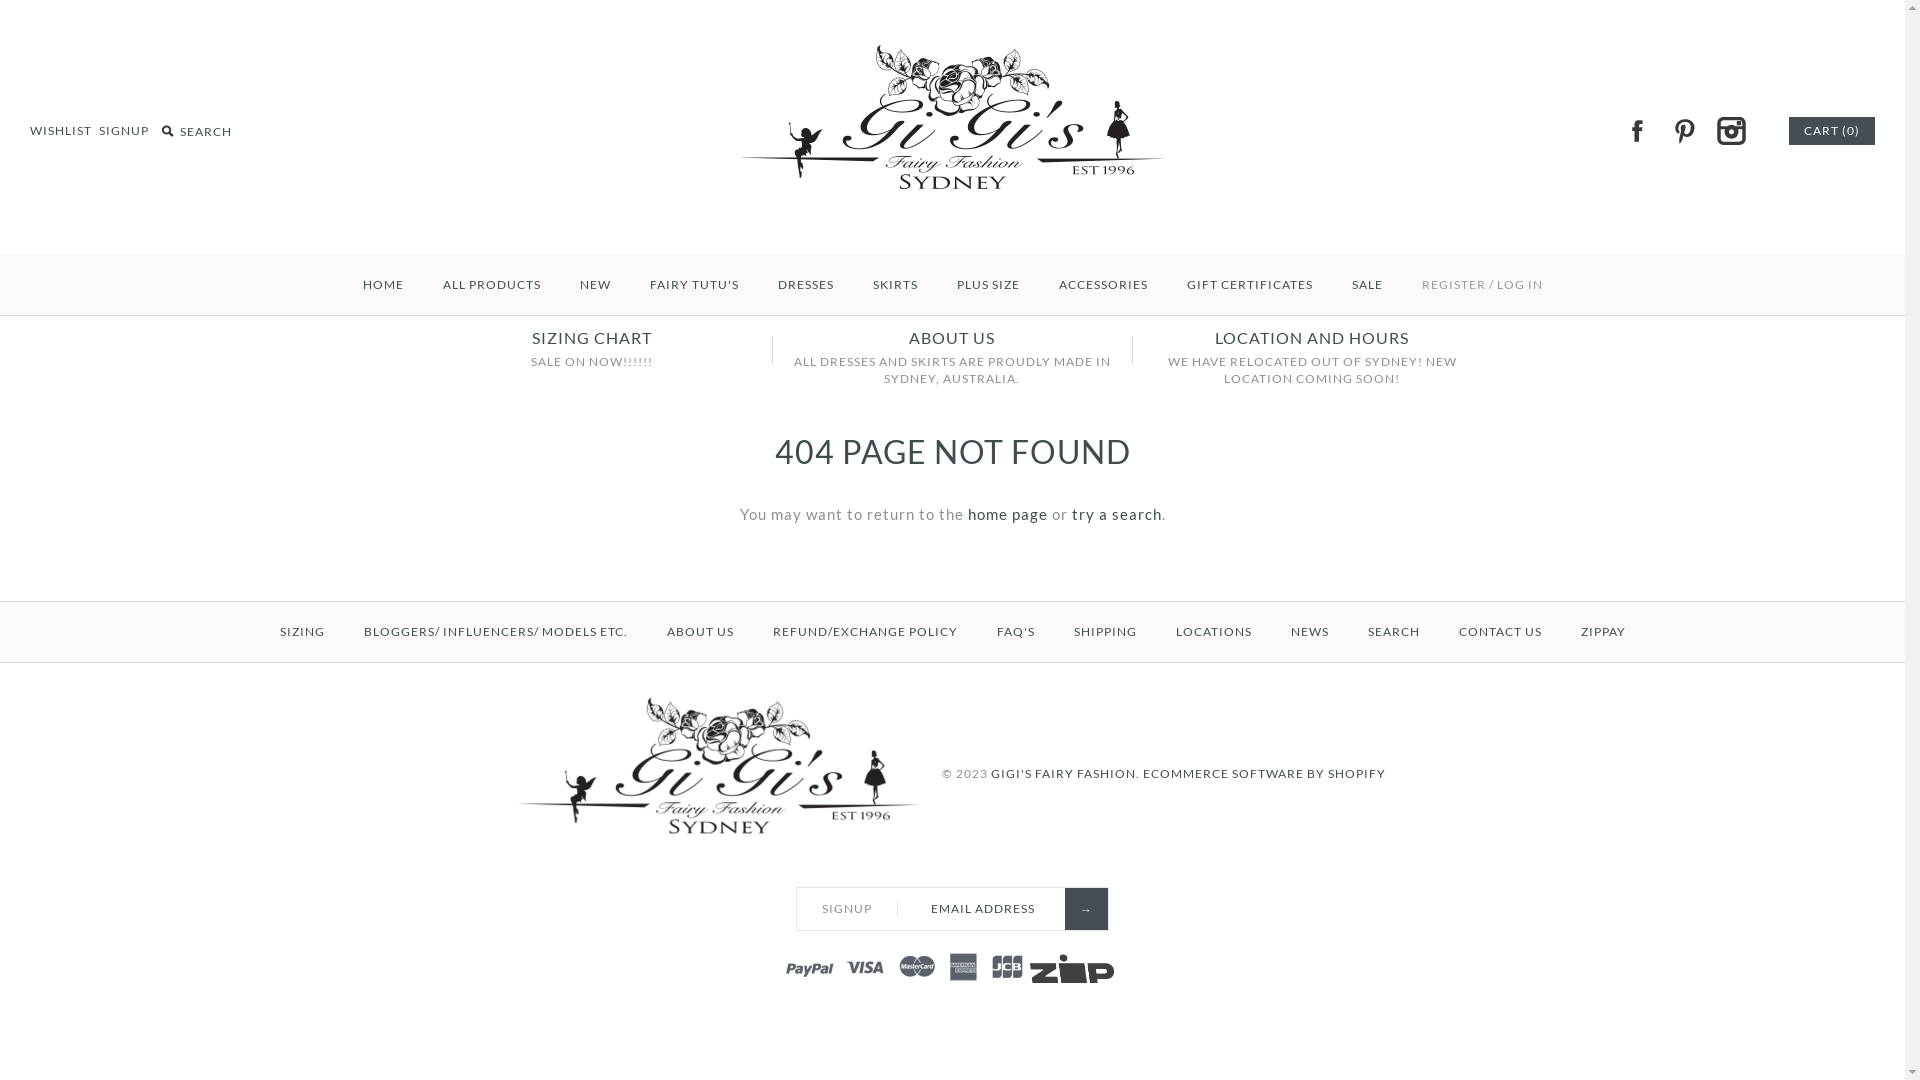 Image resolution: width=1920 pixels, height=1080 pixels. What do you see at coordinates (495, 632) in the screenshot?
I see `'BLOGGERS/ INFLUENCERS/ MODELS ETC.'` at bounding box center [495, 632].